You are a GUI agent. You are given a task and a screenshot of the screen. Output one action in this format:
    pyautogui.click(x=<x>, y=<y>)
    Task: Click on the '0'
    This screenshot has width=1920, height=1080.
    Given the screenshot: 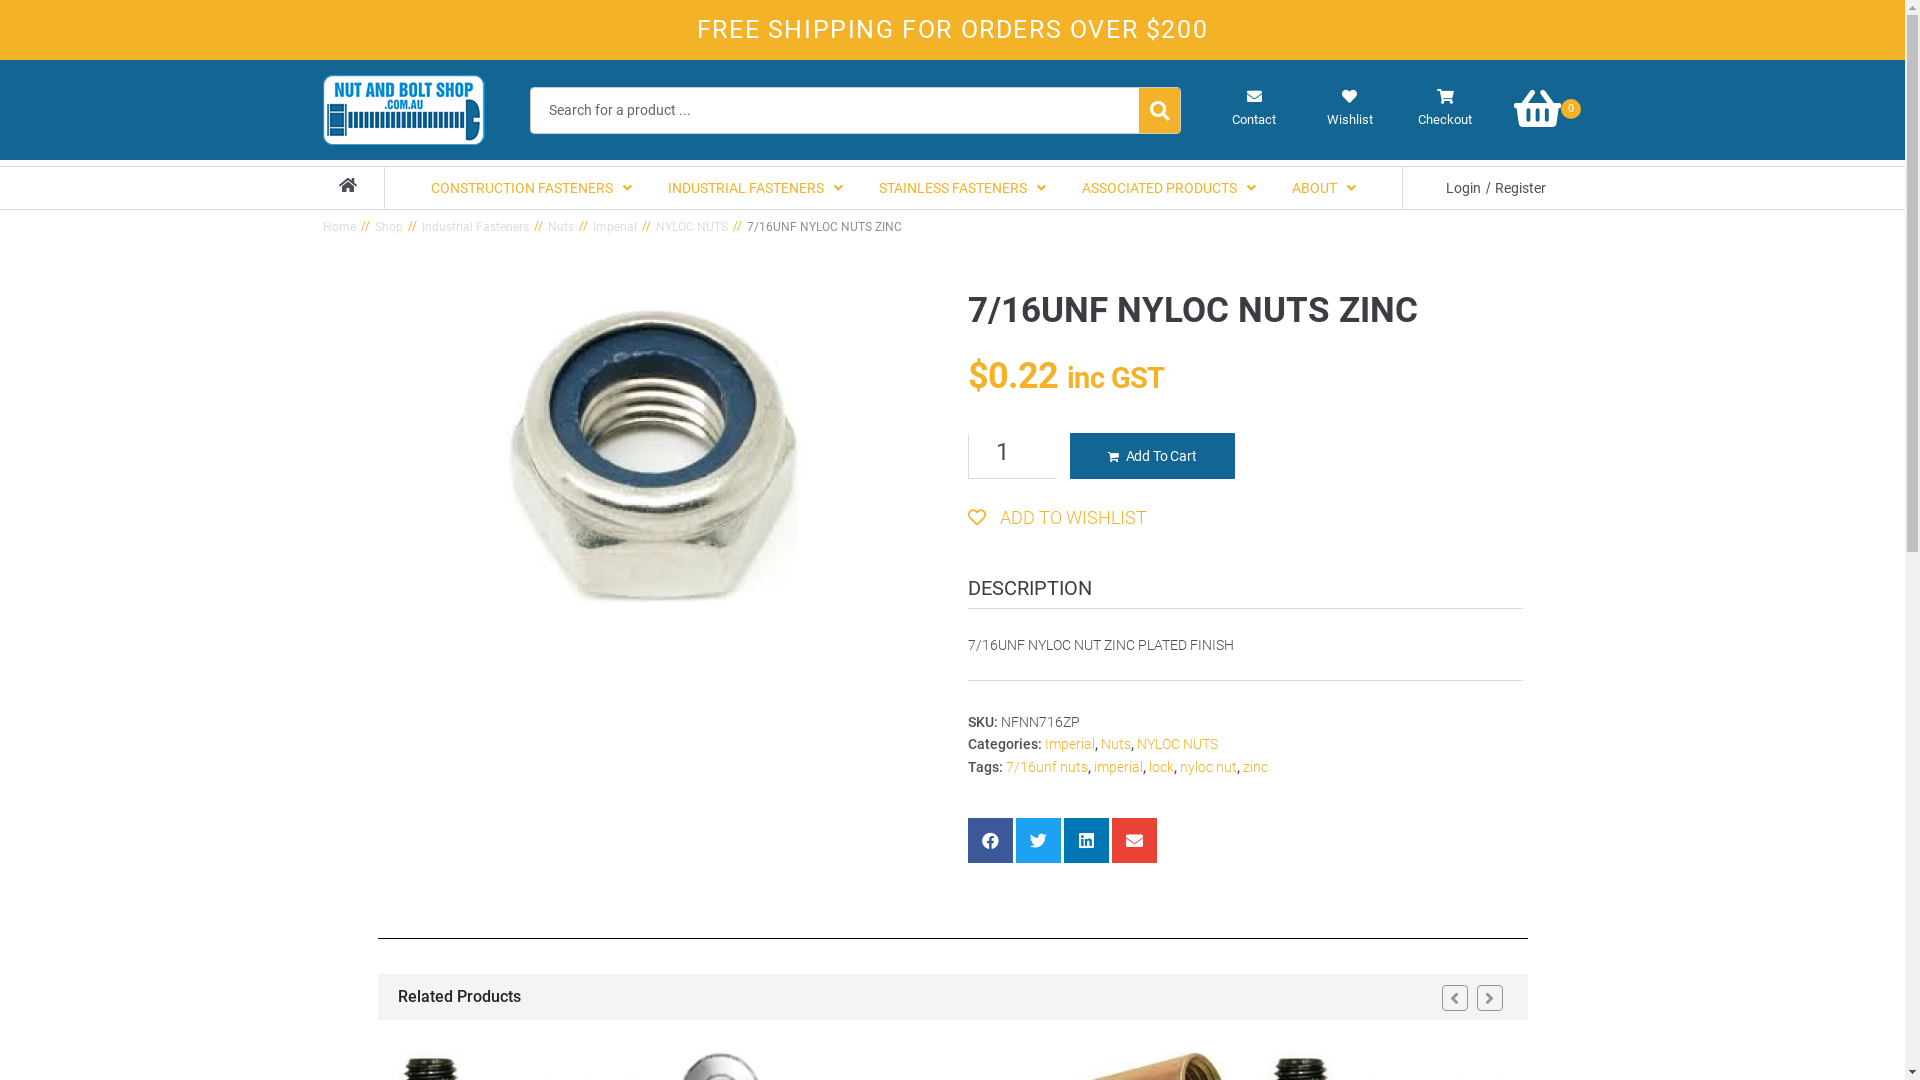 What is the action you would take?
    pyautogui.click(x=1549, y=108)
    